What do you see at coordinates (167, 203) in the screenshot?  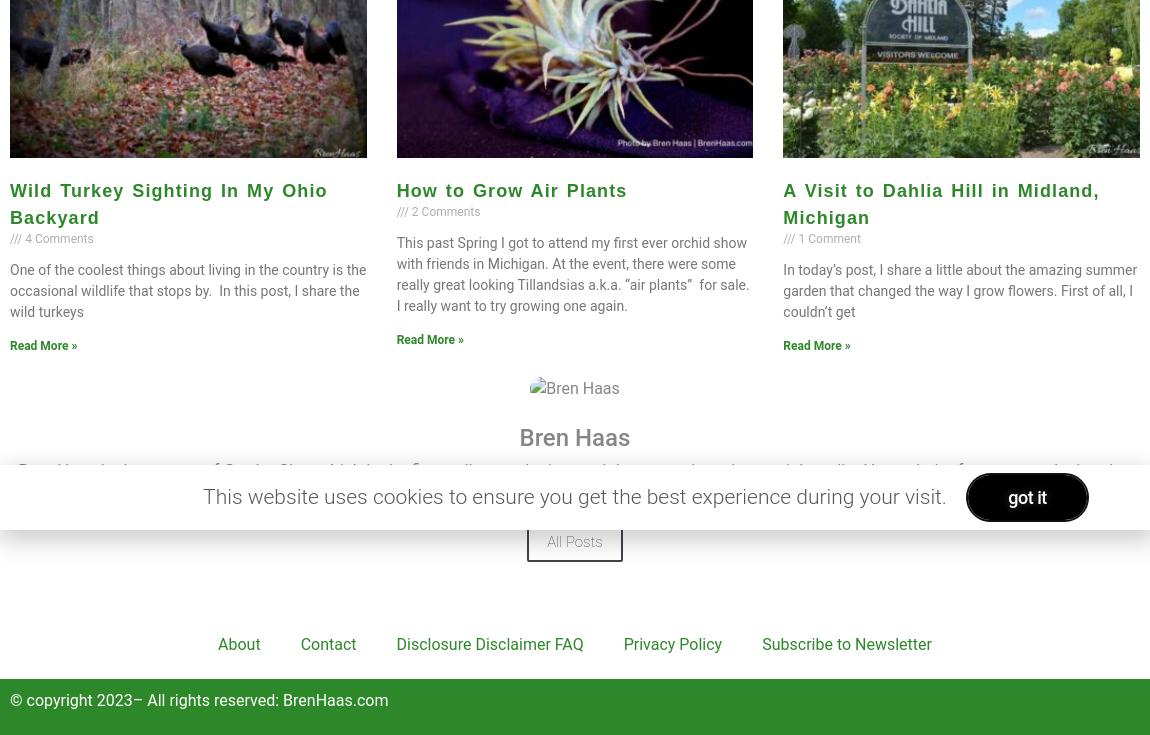 I see `'Wild Turkey Sighting In My Ohio Backyard'` at bounding box center [167, 203].